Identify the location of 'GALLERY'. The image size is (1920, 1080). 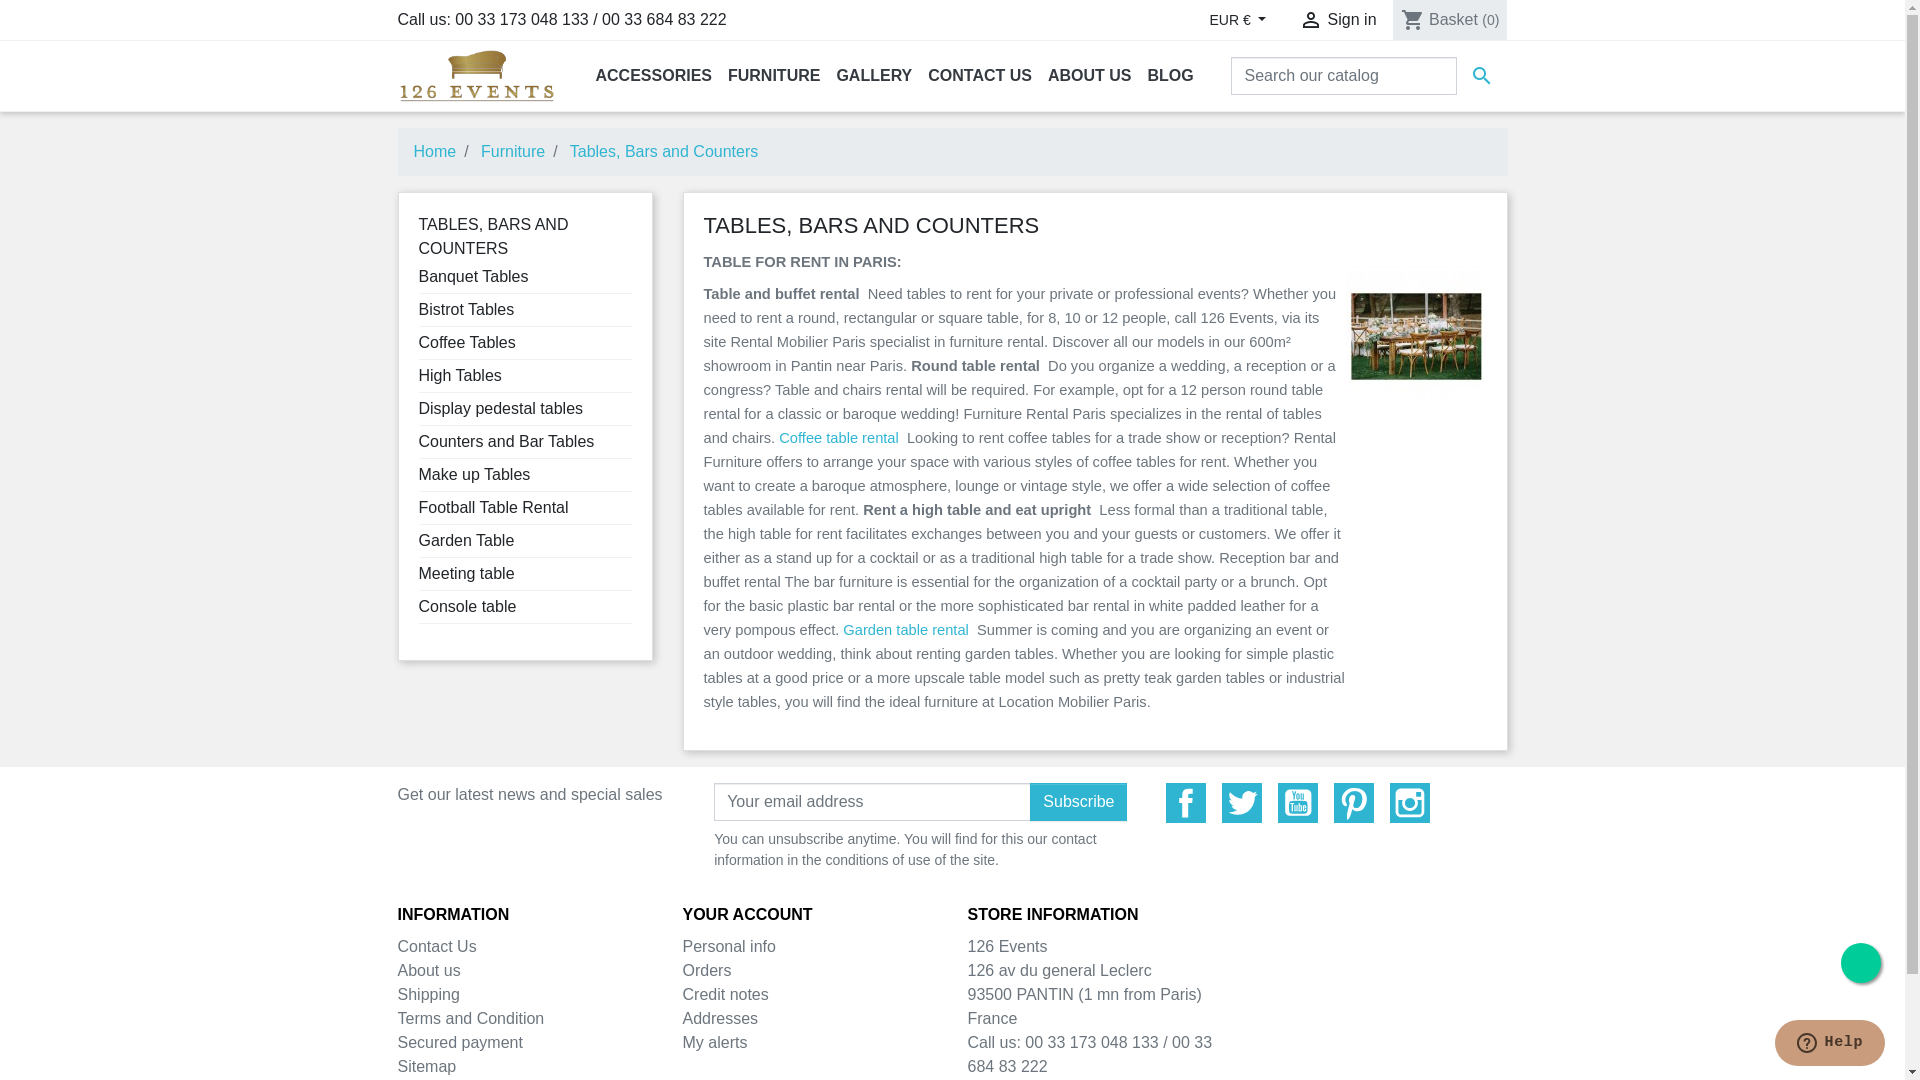
(873, 75).